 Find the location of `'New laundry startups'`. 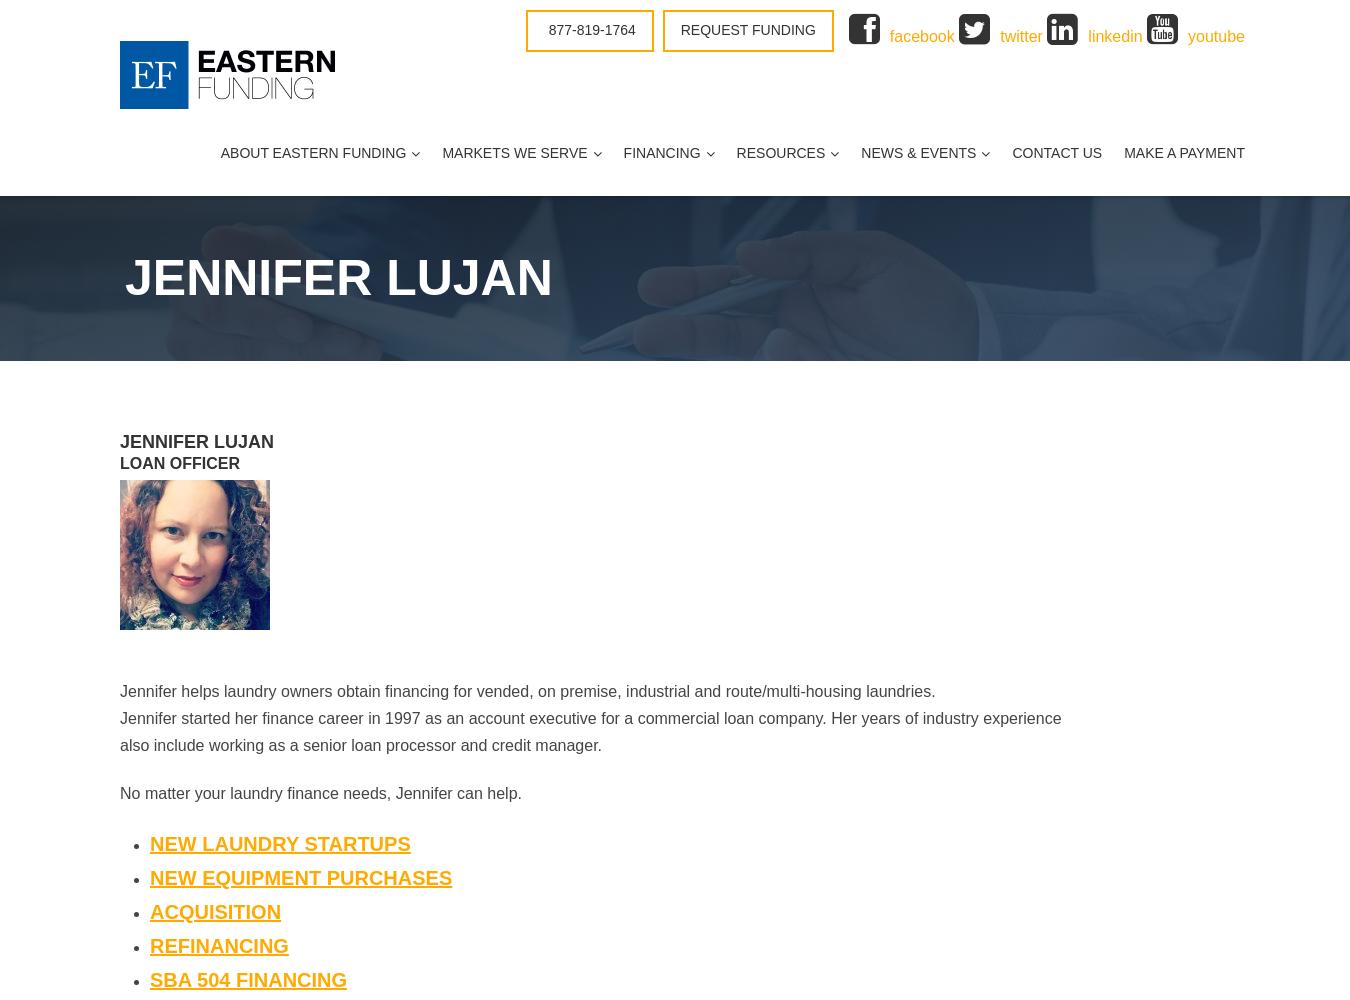

'New laundry startups' is located at coordinates (278, 842).